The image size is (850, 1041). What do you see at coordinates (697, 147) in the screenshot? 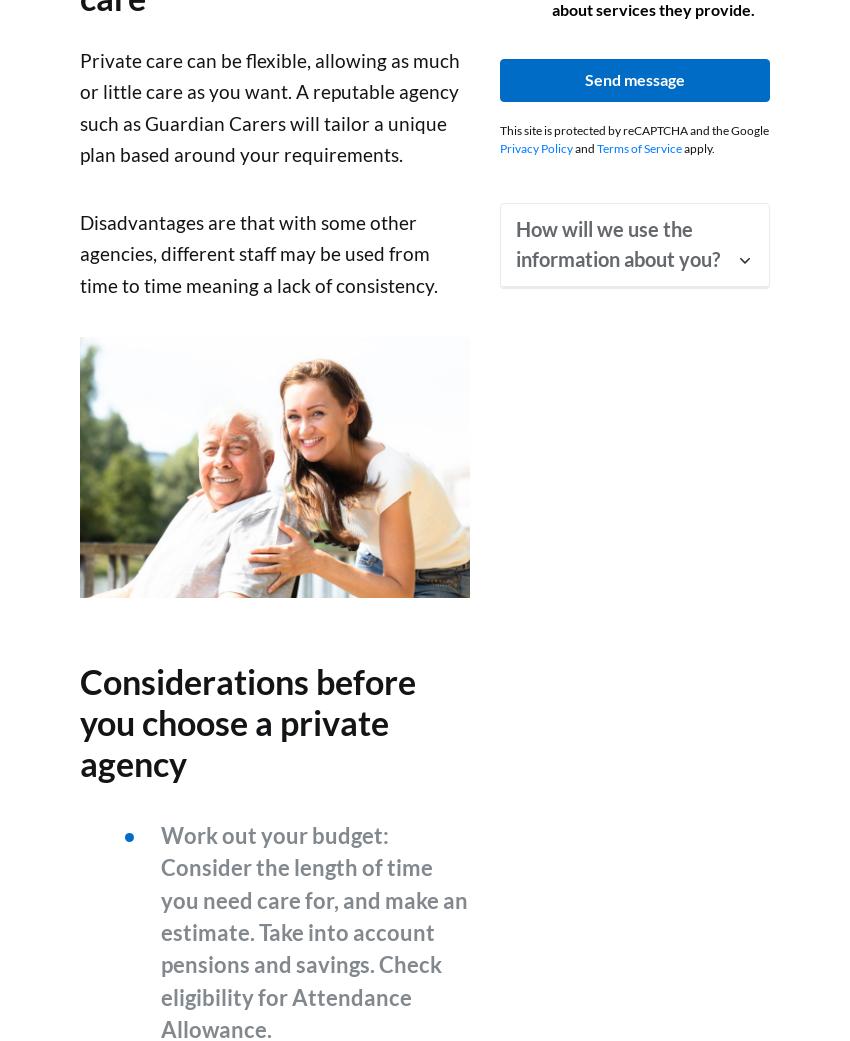
I see `'apply.'` at bounding box center [697, 147].